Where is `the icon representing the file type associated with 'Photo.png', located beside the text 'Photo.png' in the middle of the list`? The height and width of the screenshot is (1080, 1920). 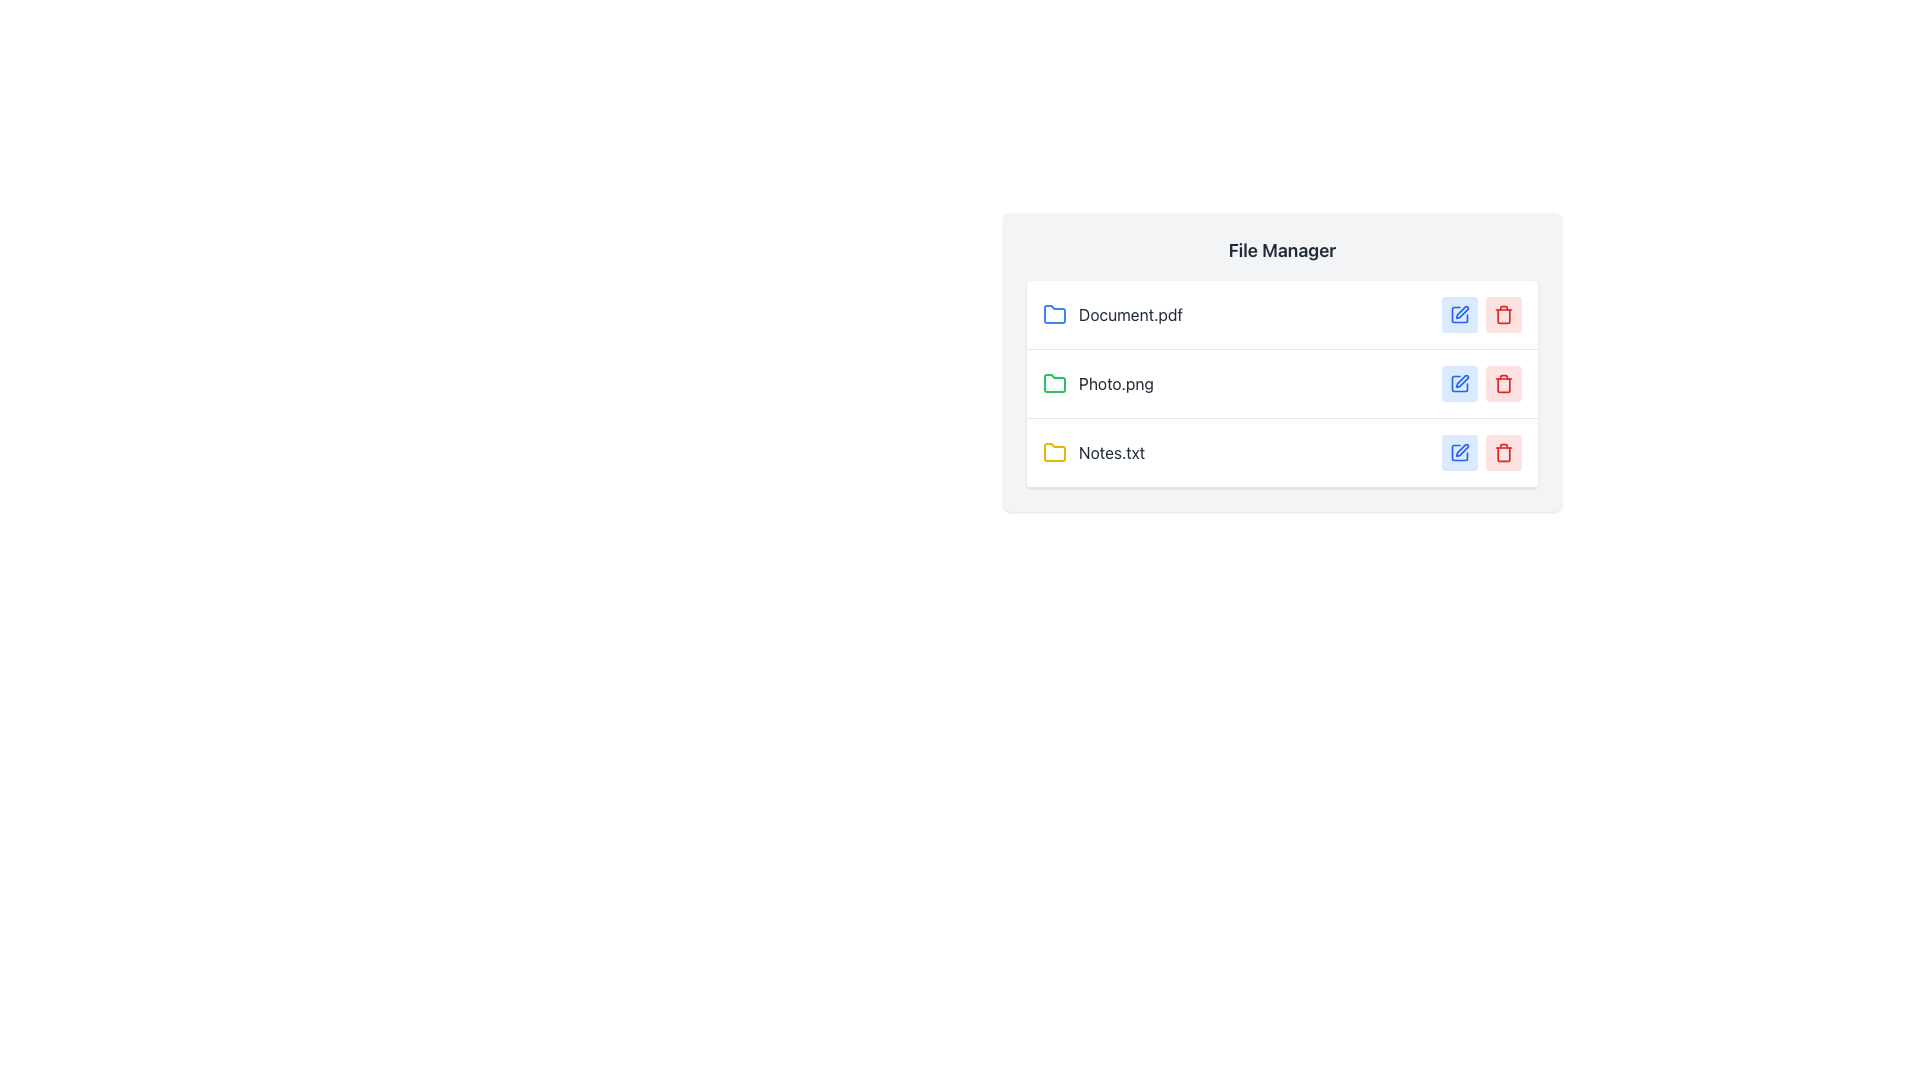 the icon representing the file type associated with 'Photo.png', located beside the text 'Photo.png' in the middle of the list is located at coordinates (1054, 384).